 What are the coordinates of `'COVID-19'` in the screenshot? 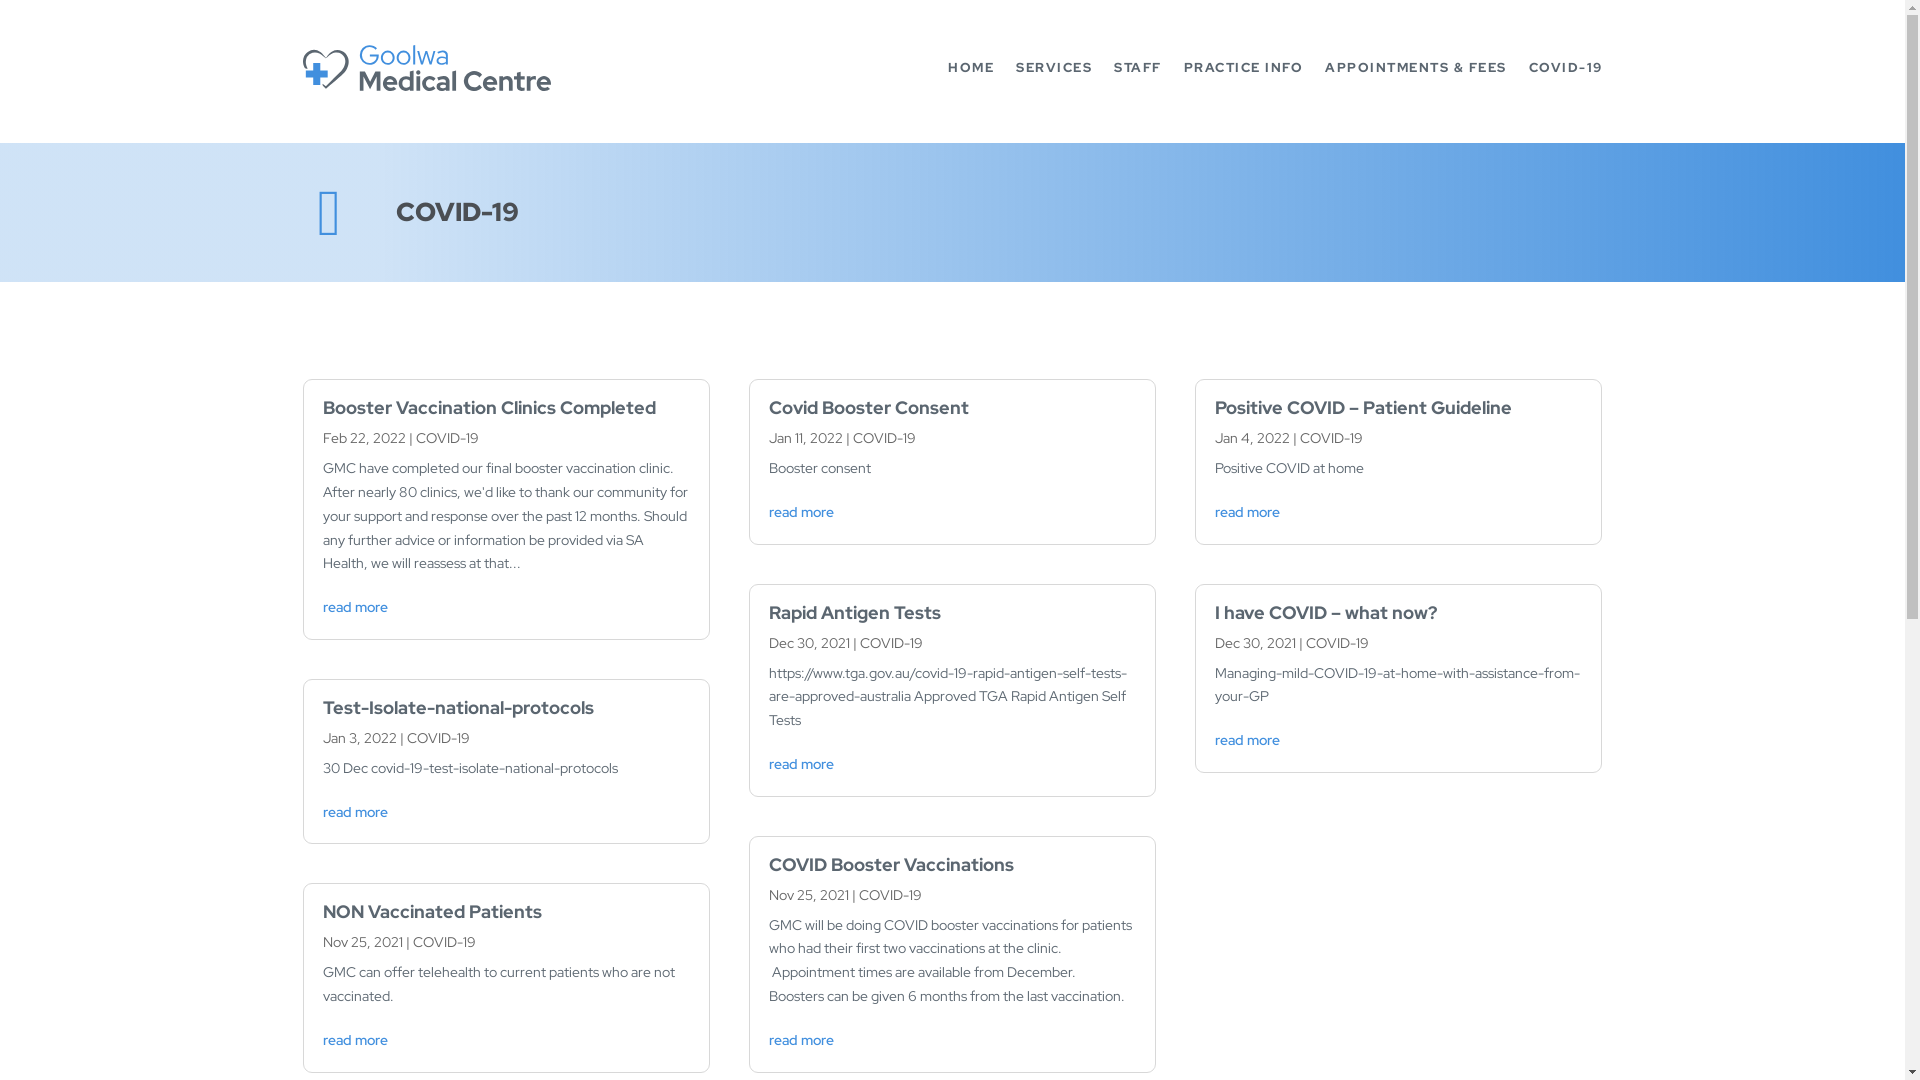 It's located at (1331, 437).